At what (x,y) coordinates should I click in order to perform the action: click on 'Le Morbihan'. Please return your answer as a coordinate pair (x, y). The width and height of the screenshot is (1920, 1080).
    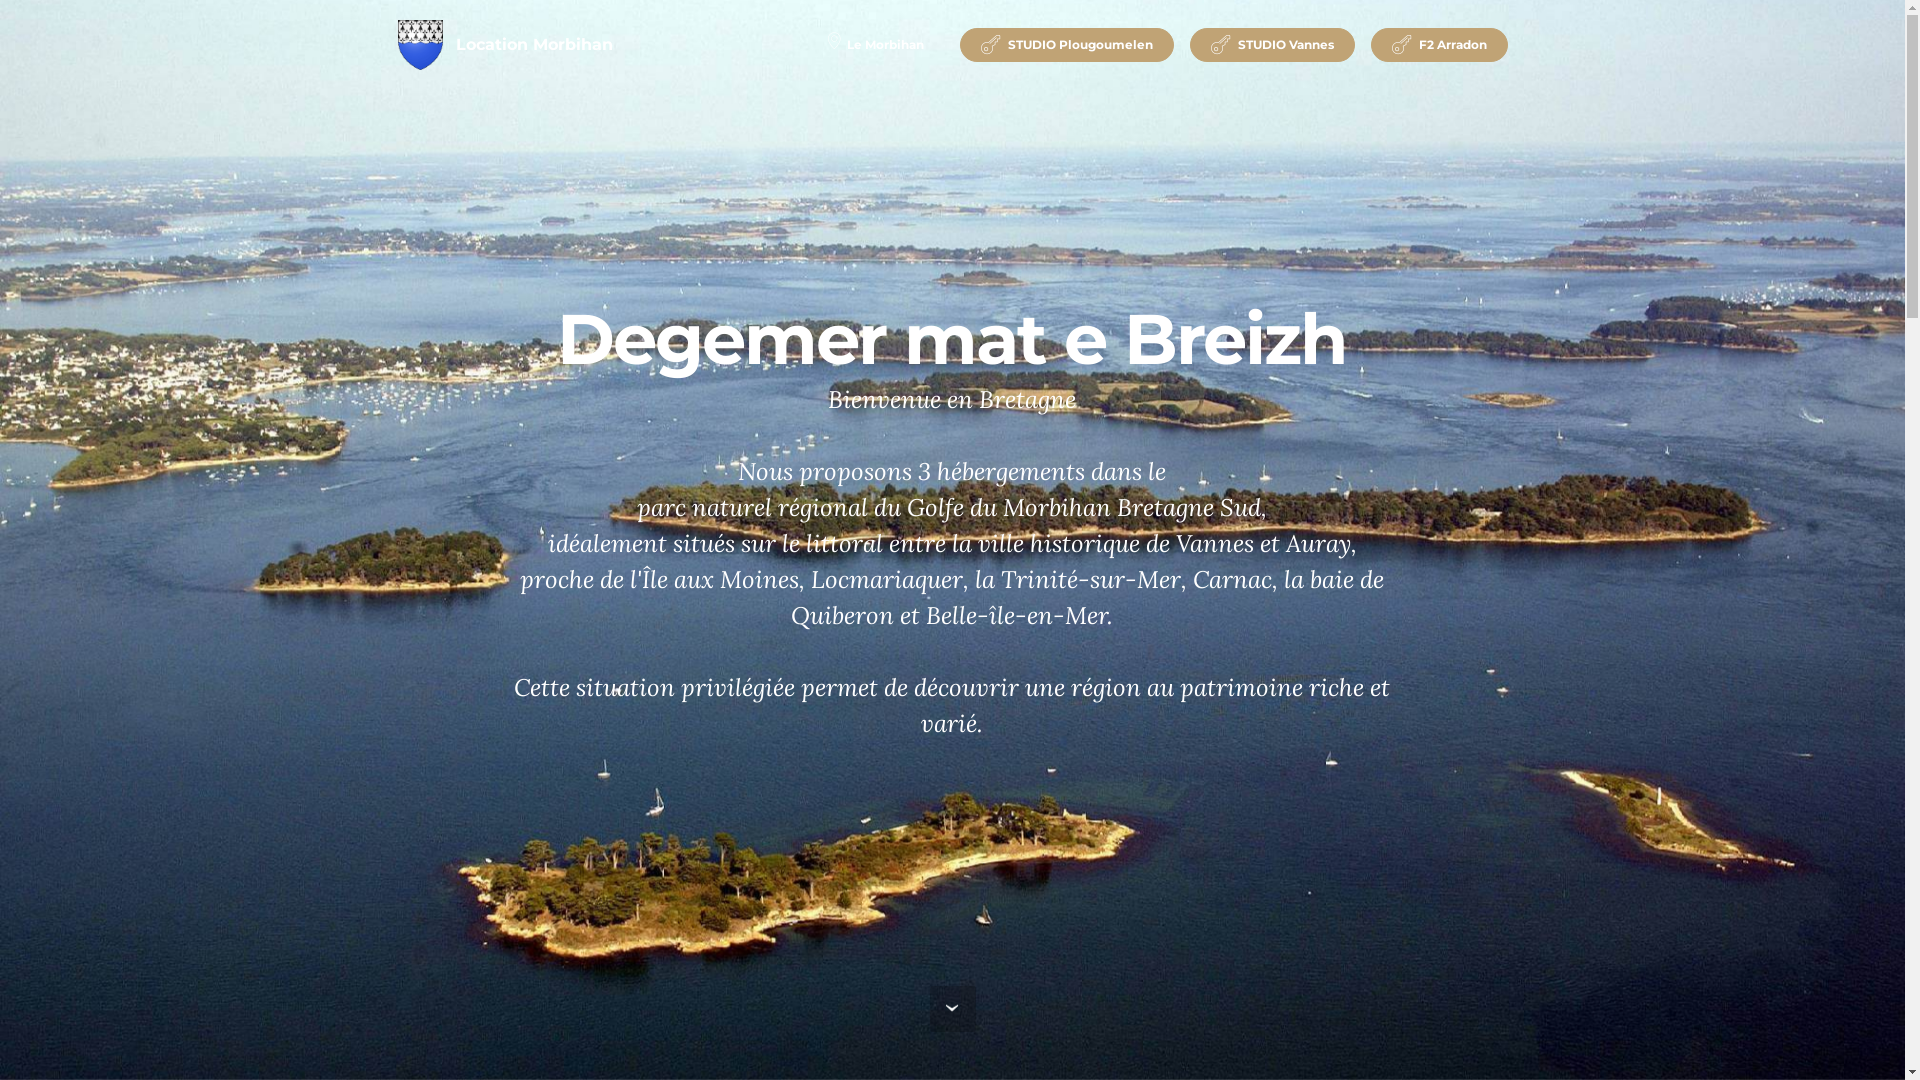
    Looking at the image, I should click on (876, 45).